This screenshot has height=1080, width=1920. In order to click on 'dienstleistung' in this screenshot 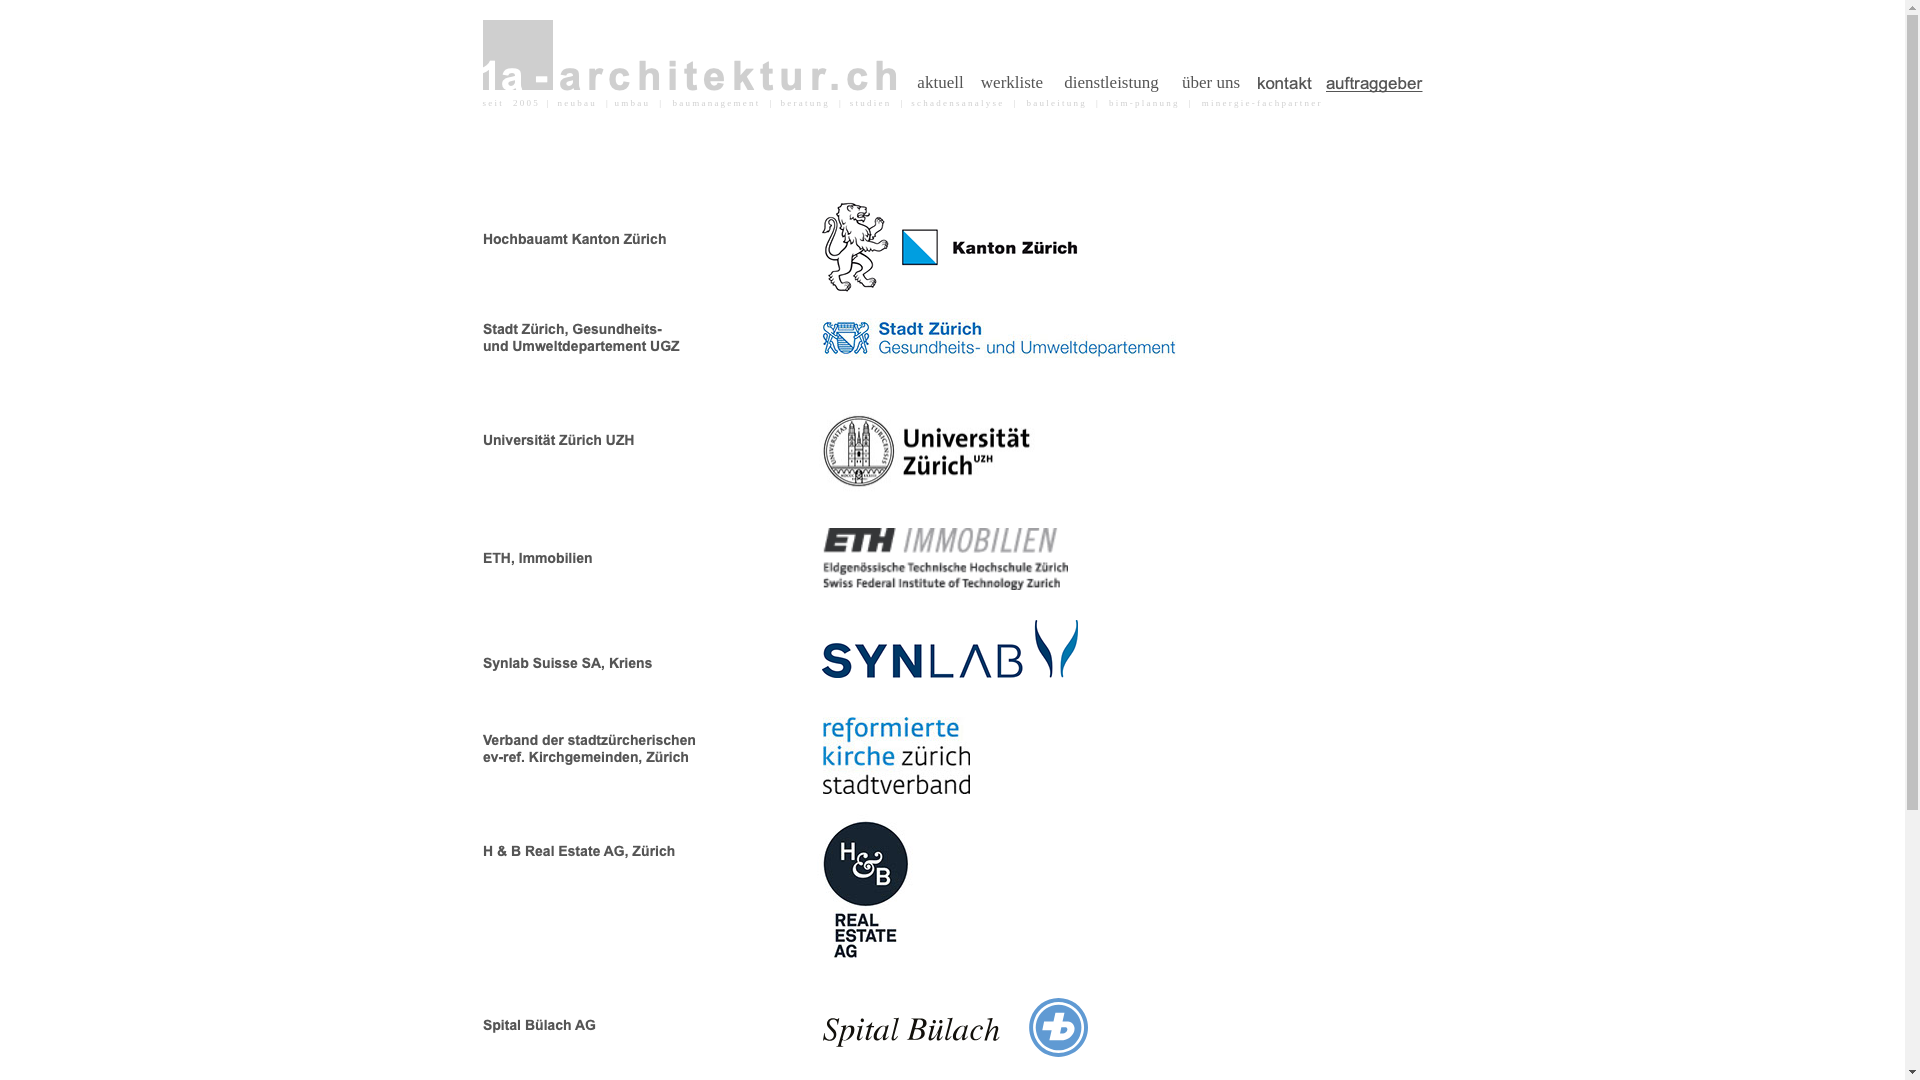, I will do `click(1111, 82)`.